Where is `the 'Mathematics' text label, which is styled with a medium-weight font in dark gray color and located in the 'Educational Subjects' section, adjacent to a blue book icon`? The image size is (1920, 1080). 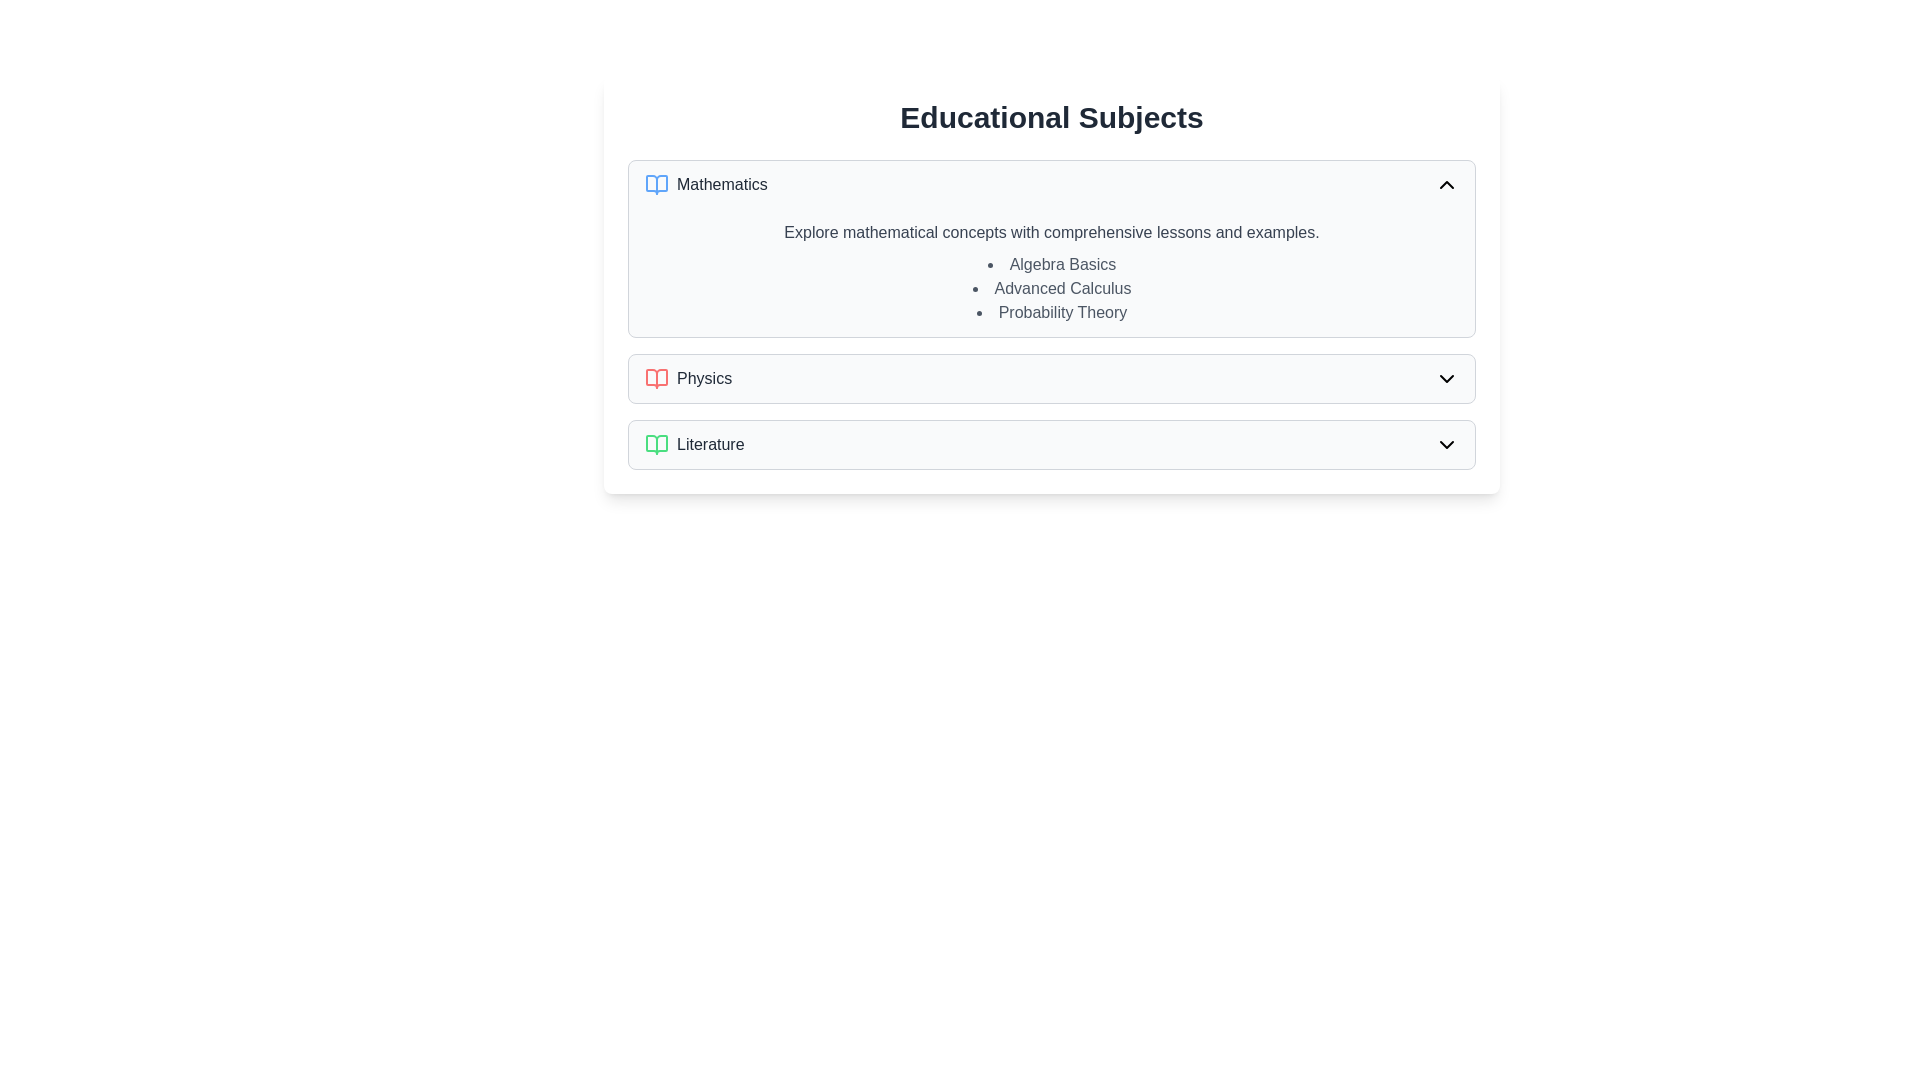
the 'Mathematics' text label, which is styled with a medium-weight font in dark gray color and located in the 'Educational Subjects' section, adjacent to a blue book icon is located at coordinates (721, 185).